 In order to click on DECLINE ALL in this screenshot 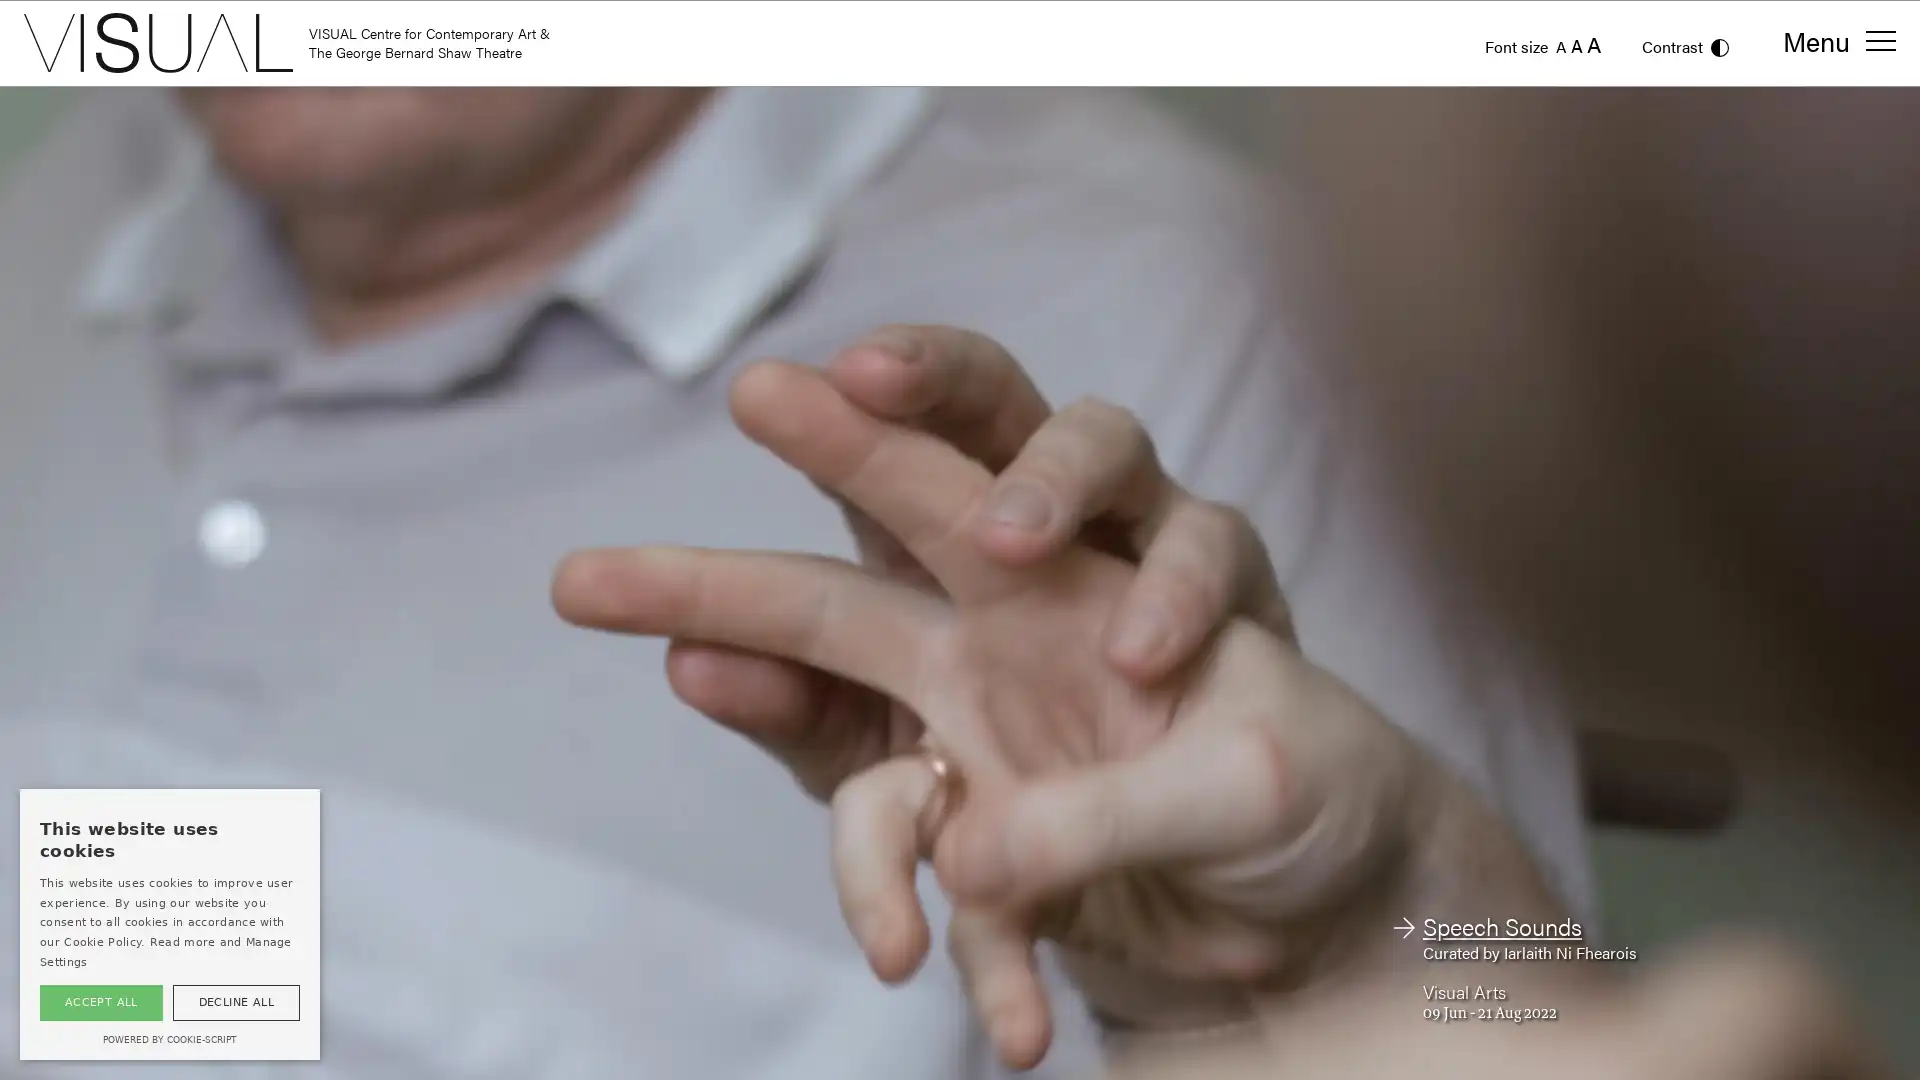, I will do `click(235, 1002)`.